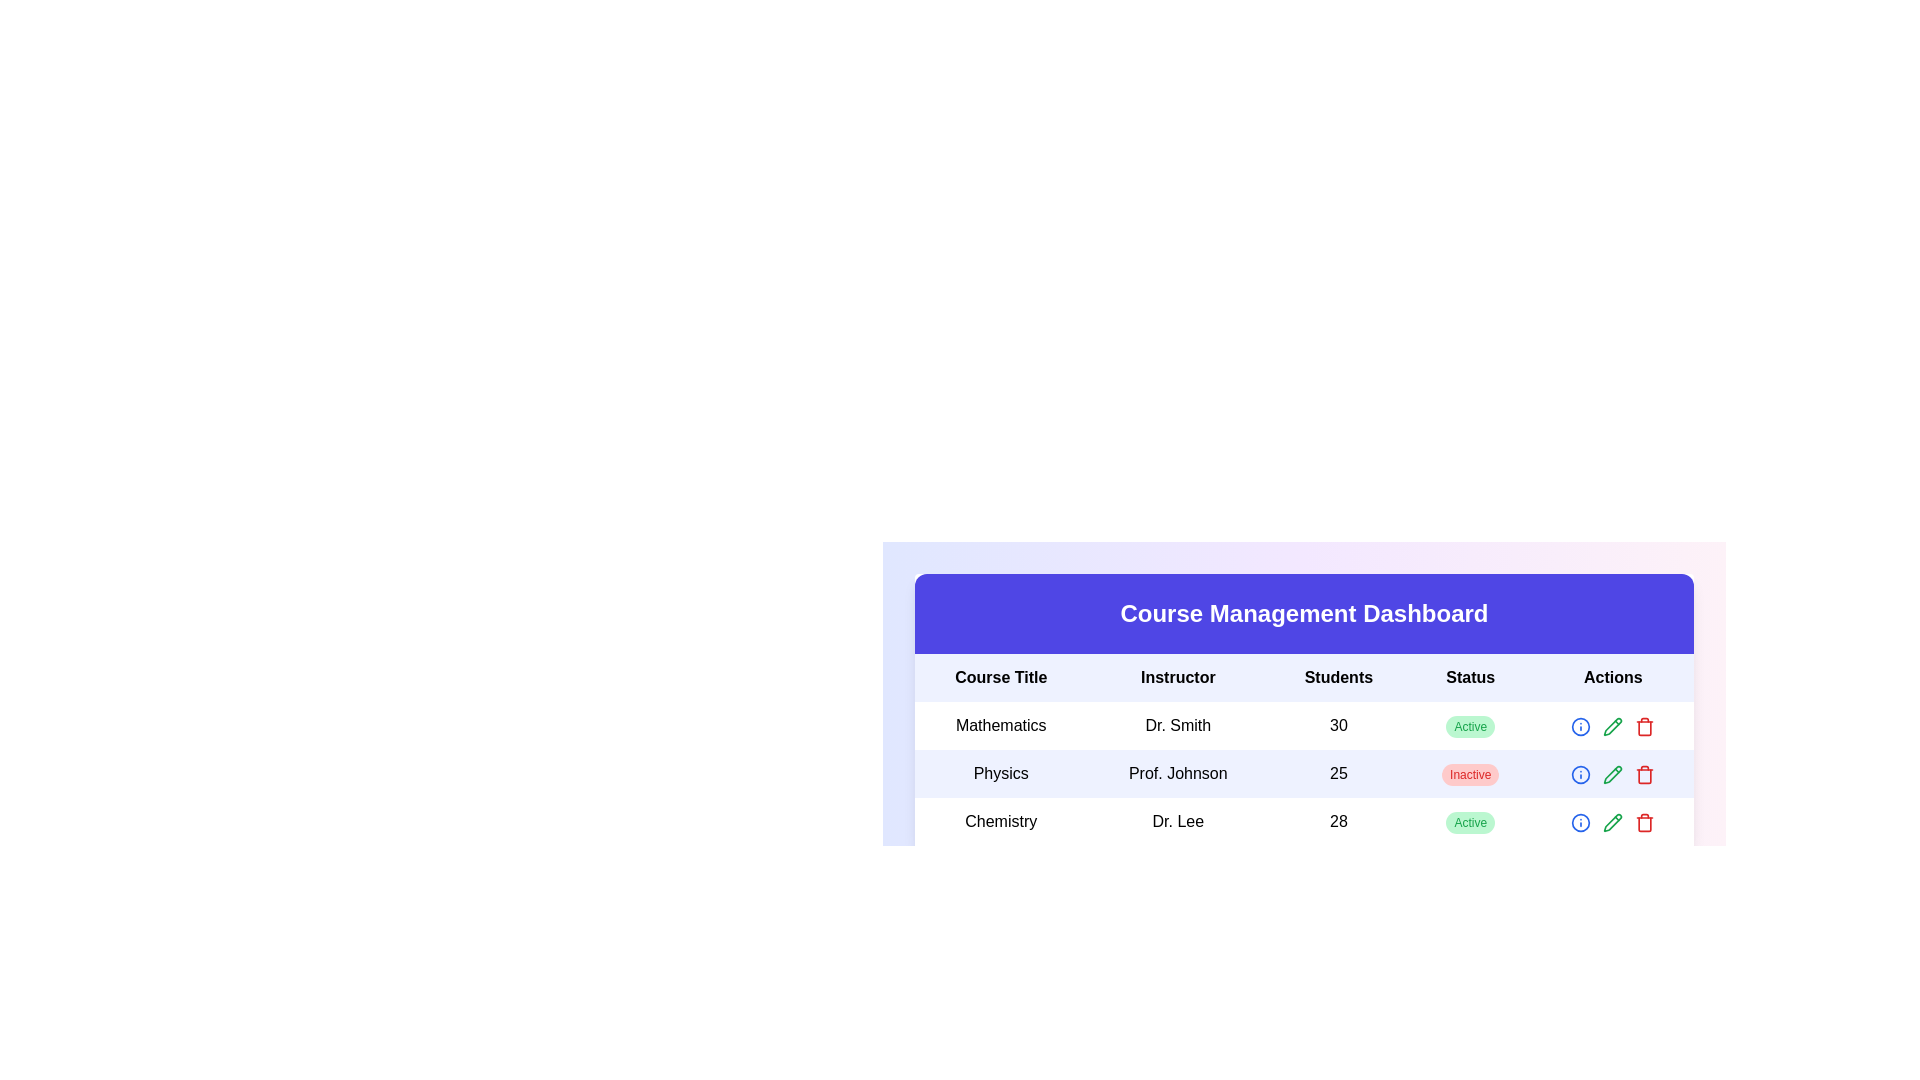 This screenshot has height=1080, width=1920. I want to click on the informational label indicating that the Chemistry course is currently active in the Status column of the Course Management Dashboard table, so click(1470, 821).